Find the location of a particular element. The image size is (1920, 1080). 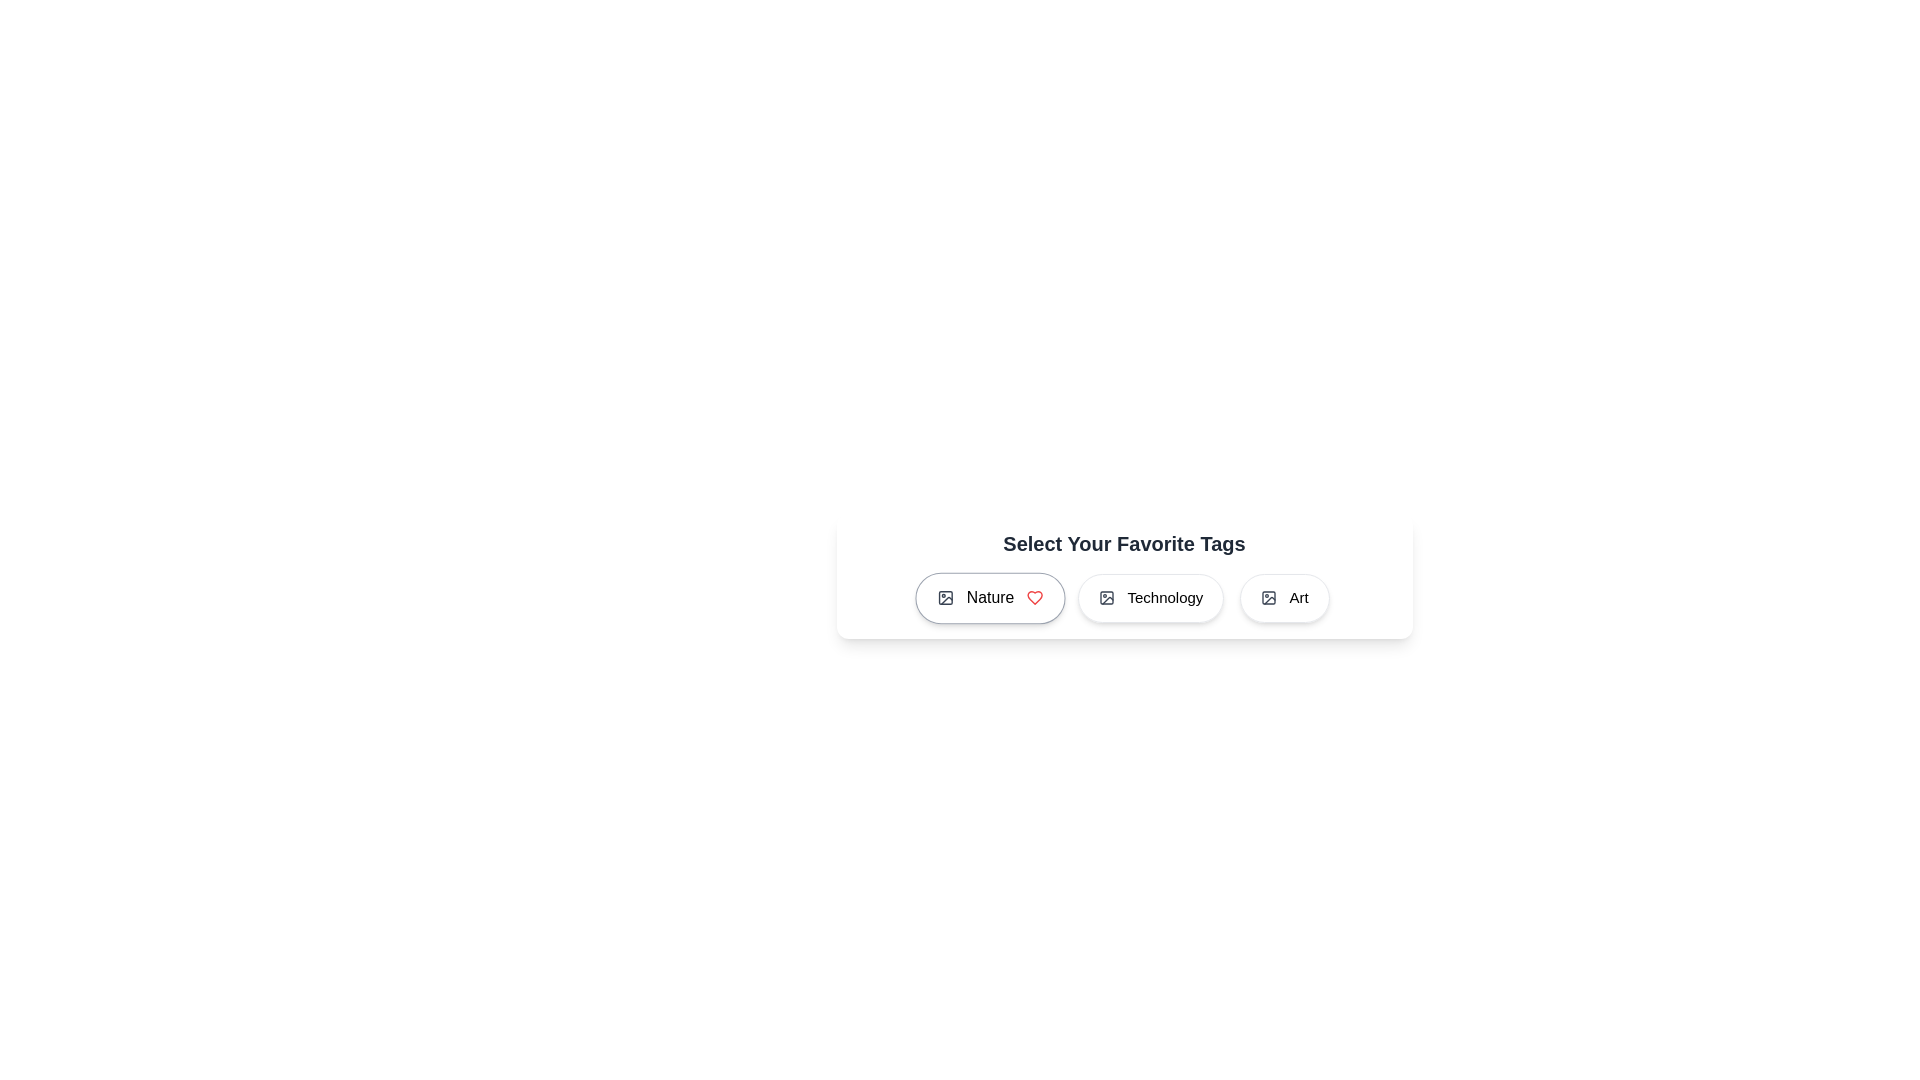

the icon inside the tag labeled Nature is located at coordinates (945, 597).